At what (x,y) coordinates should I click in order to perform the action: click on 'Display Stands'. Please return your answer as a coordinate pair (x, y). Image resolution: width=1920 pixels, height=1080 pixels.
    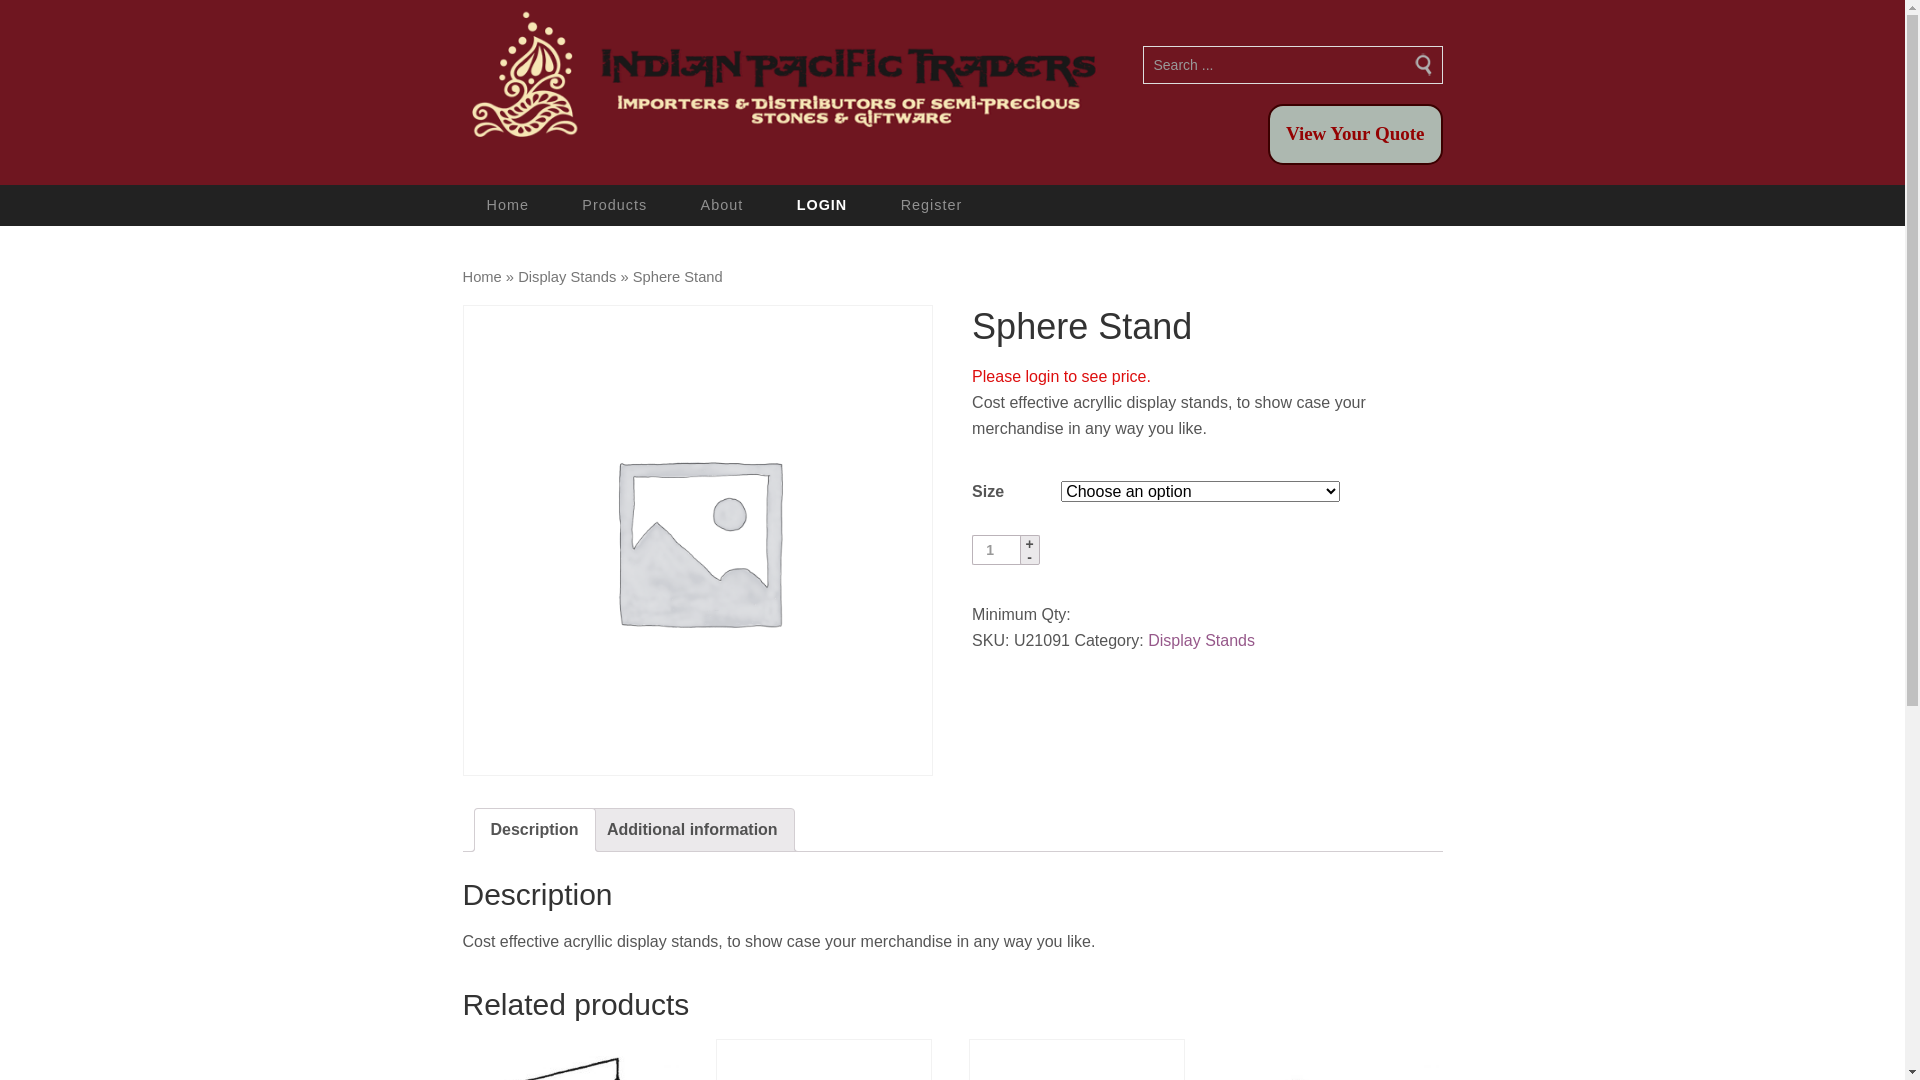
    Looking at the image, I should click on (1147, 640).